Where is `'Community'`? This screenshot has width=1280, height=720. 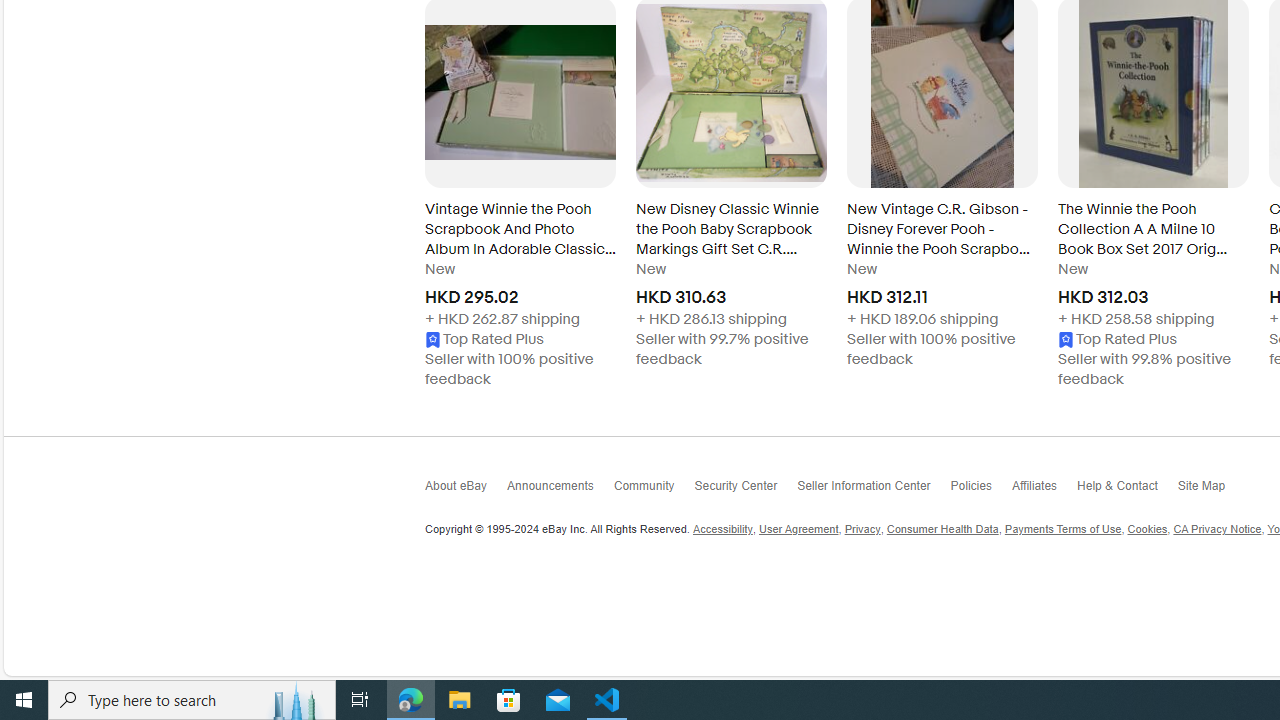
'Community' is located at coordinates (654, 490).